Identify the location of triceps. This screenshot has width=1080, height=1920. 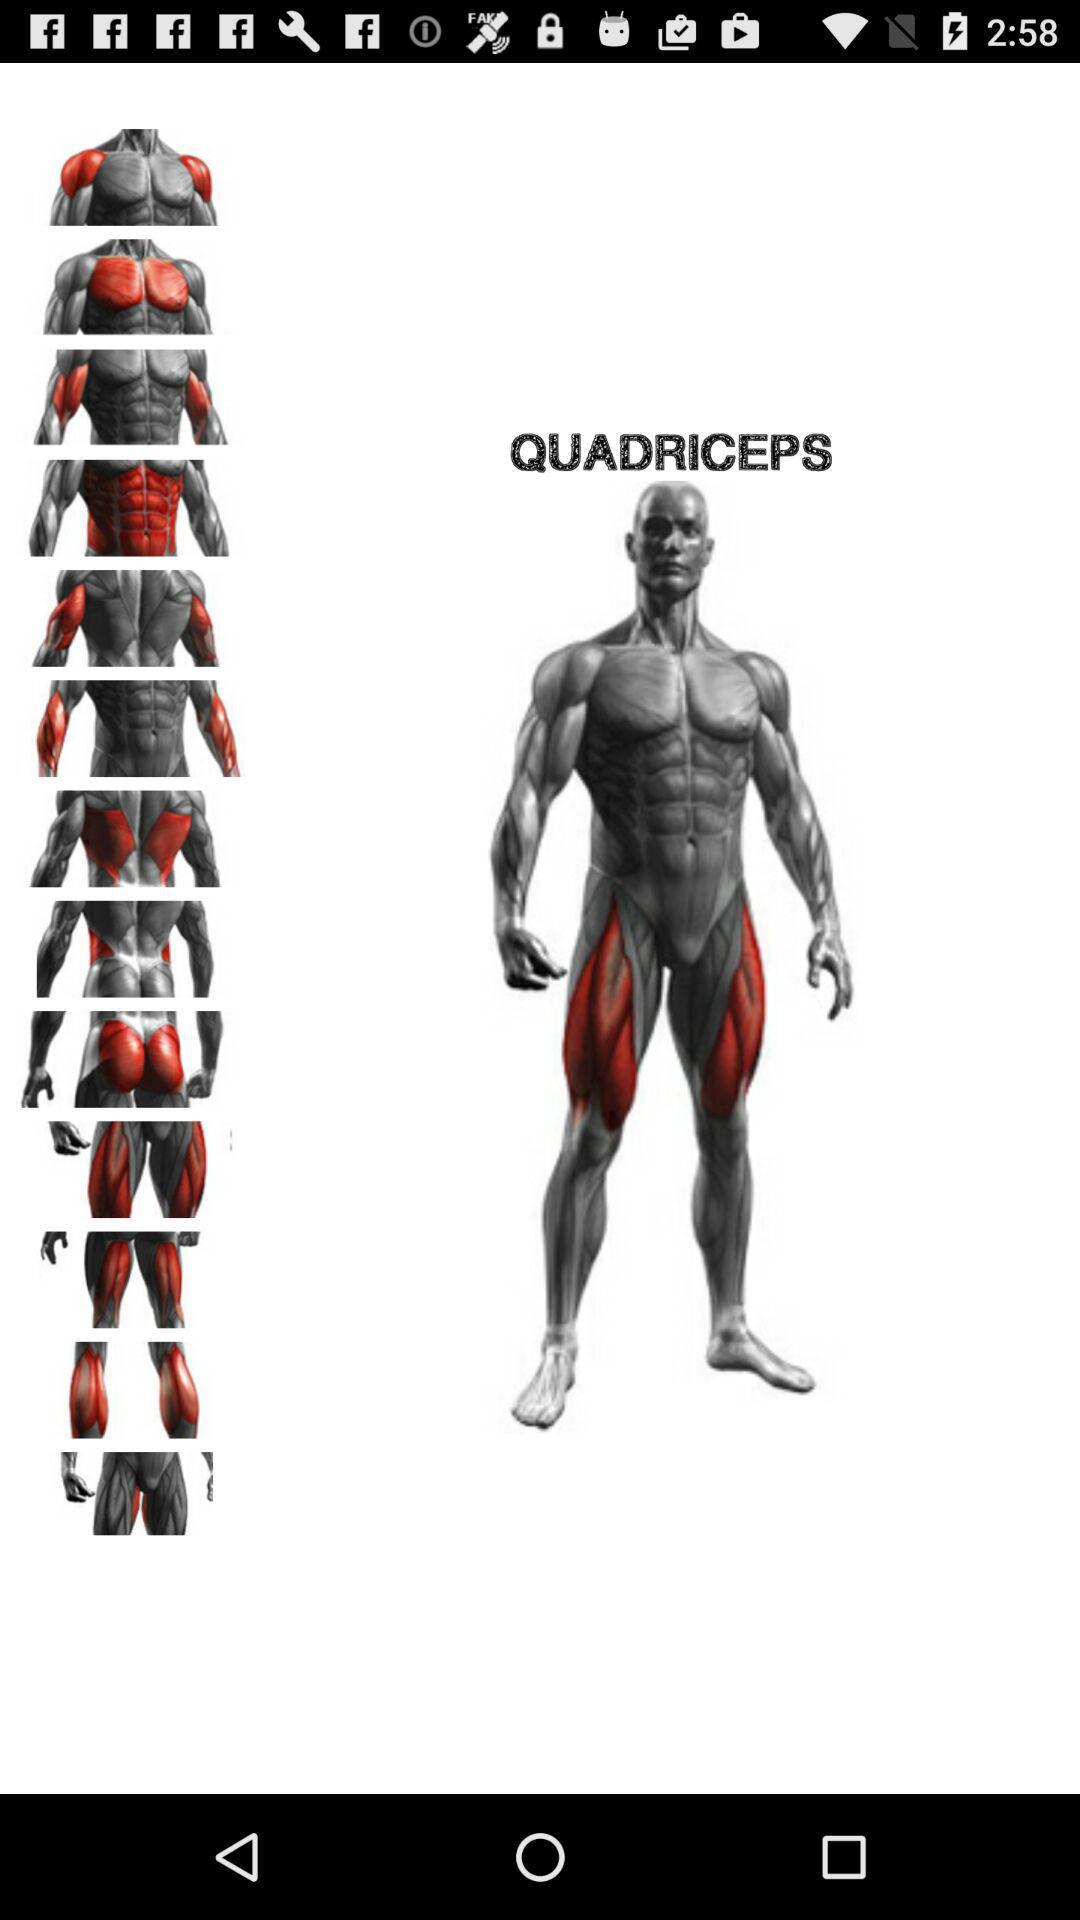
(131, 610).